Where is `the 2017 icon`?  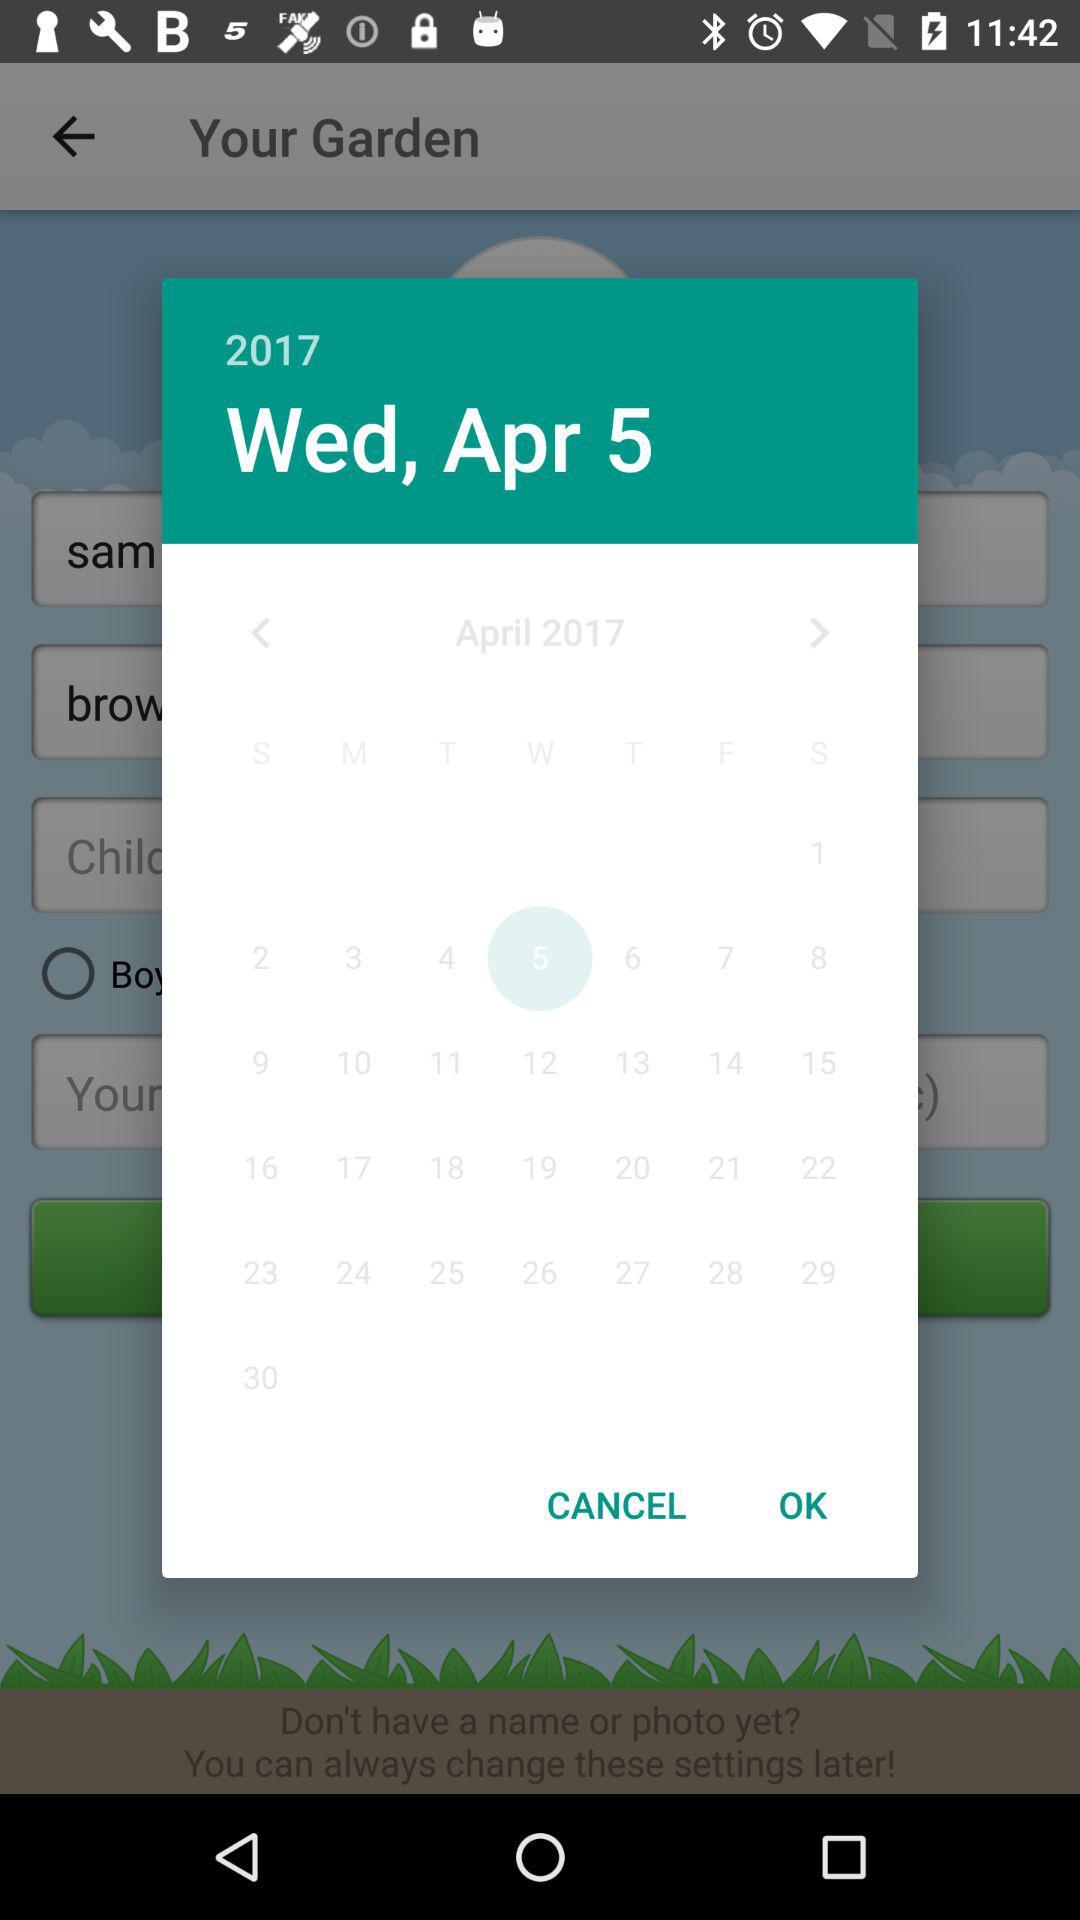
the 2017 icon is located at coordinates (540, 327).